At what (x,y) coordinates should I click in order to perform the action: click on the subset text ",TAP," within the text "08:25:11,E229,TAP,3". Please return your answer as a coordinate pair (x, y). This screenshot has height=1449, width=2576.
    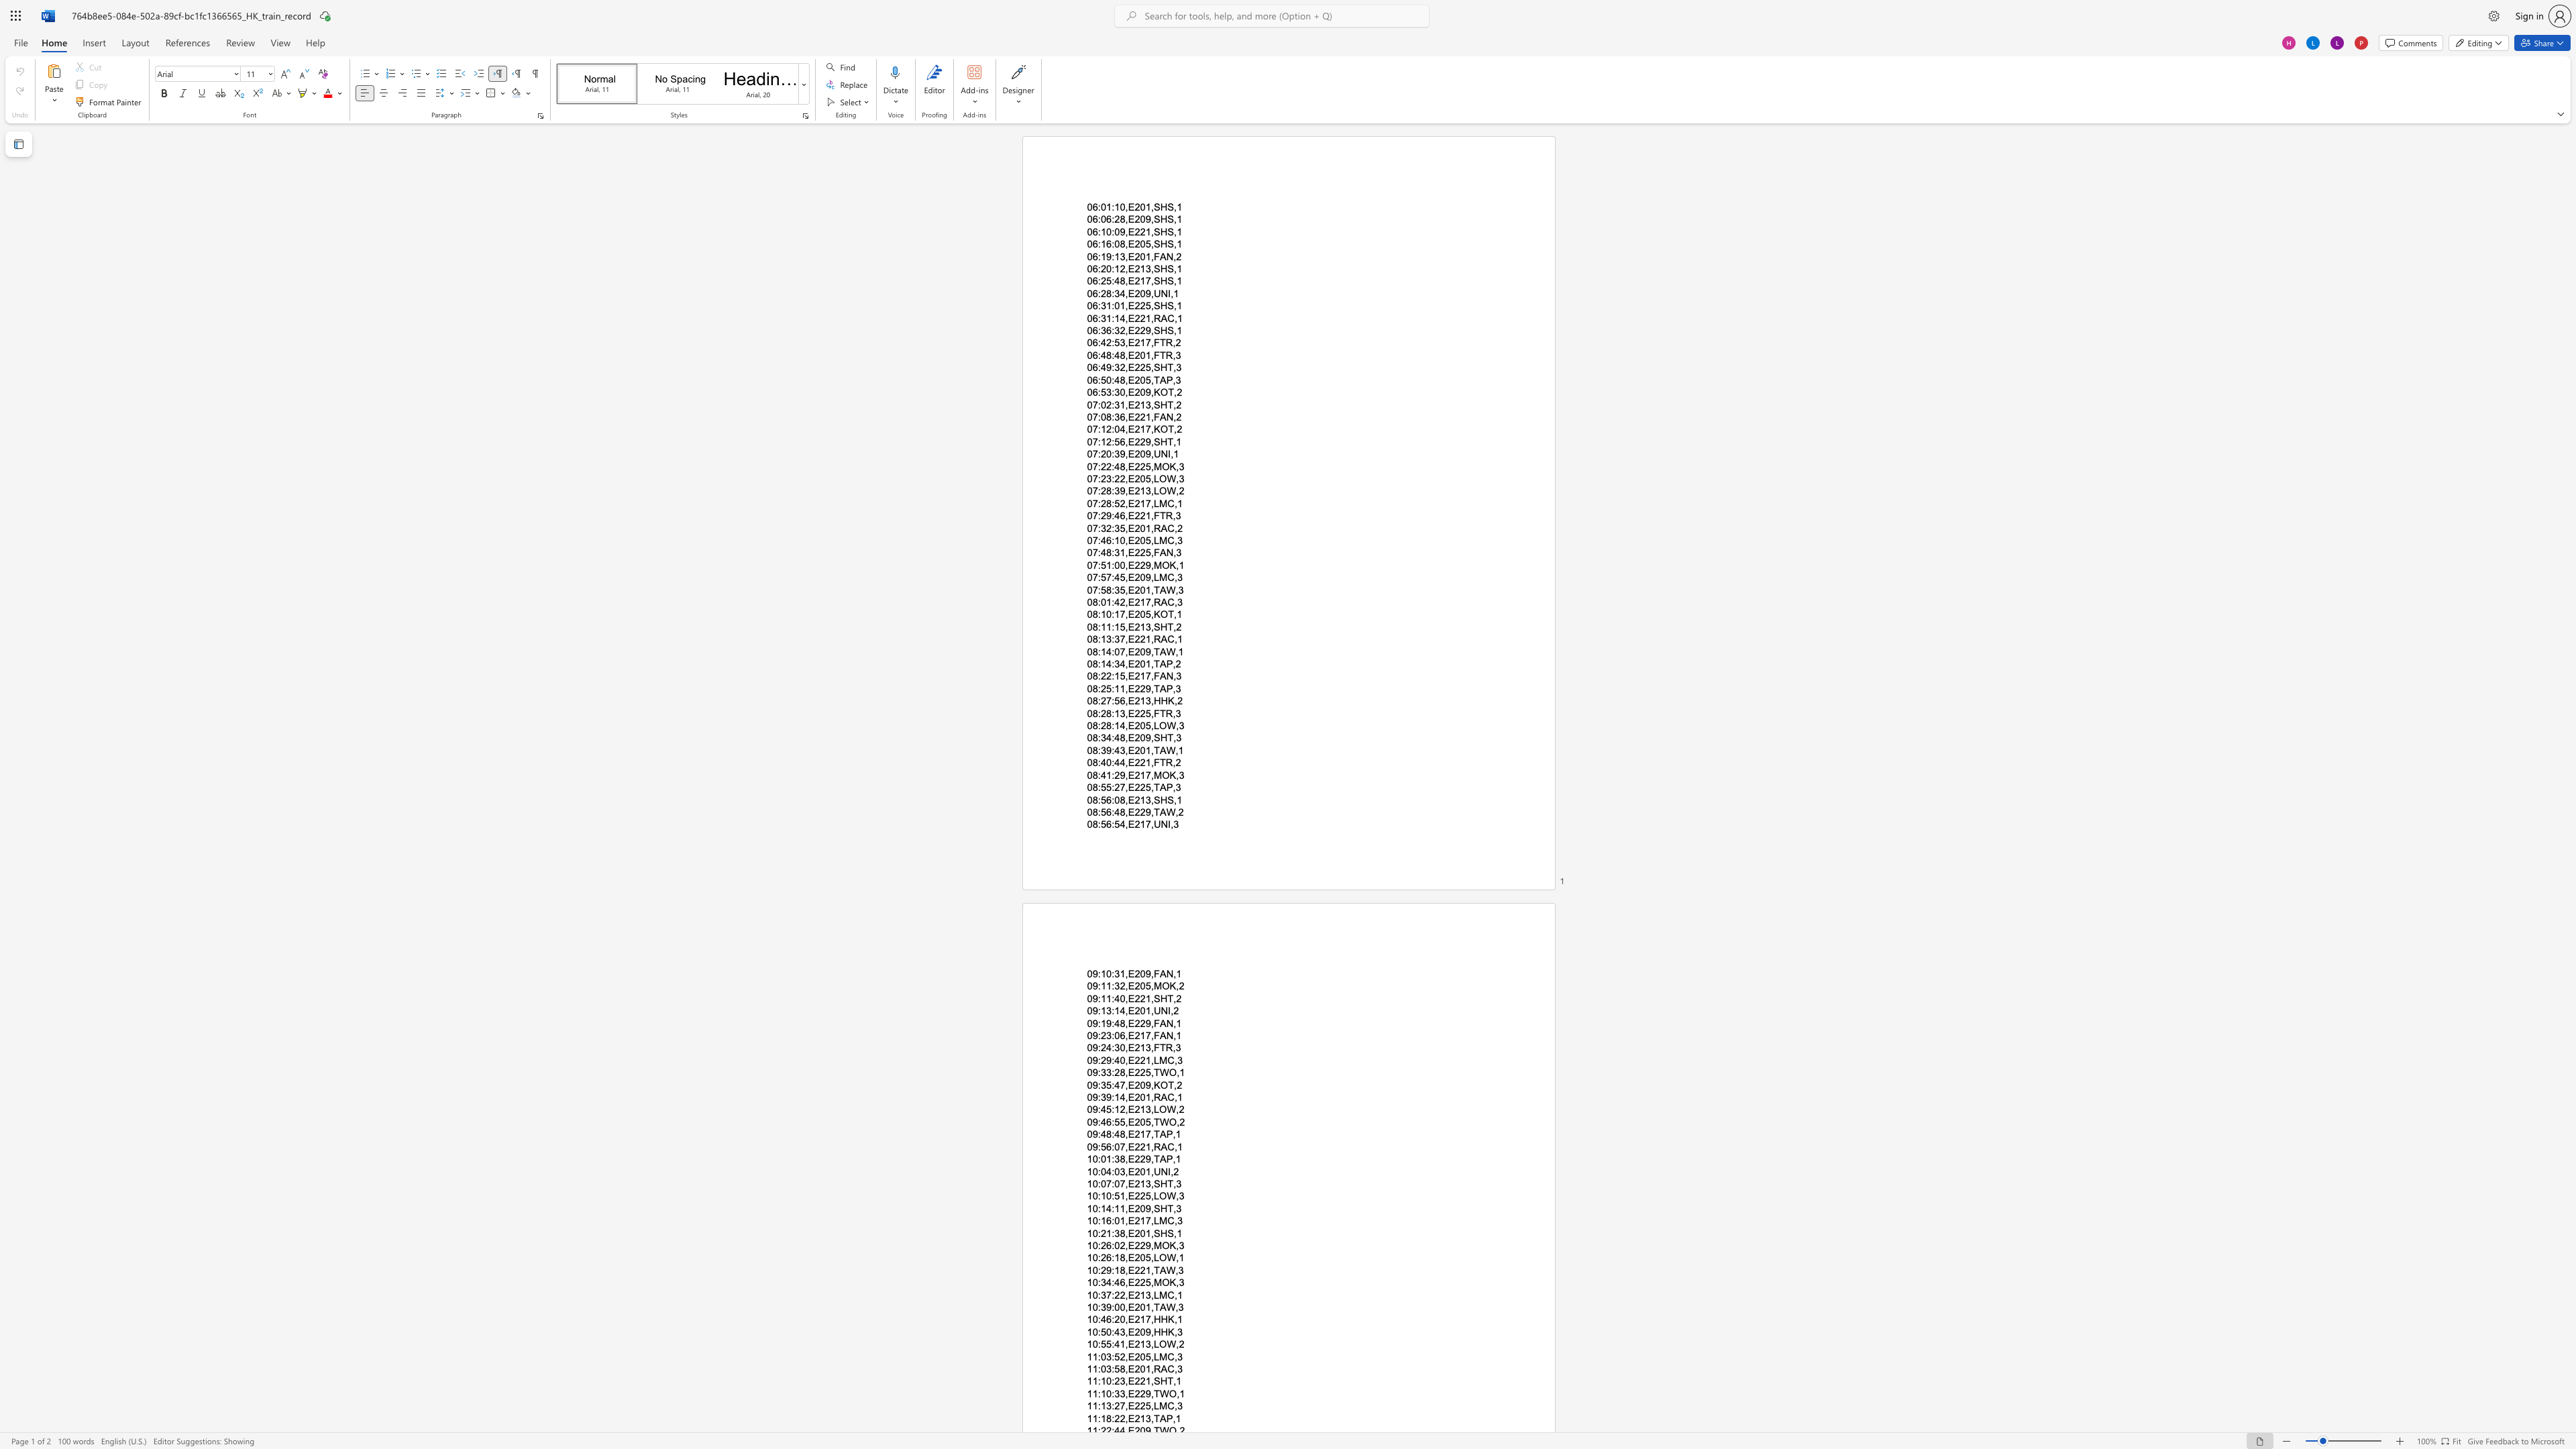
    Looking at the image, I should click on (1149, 688).